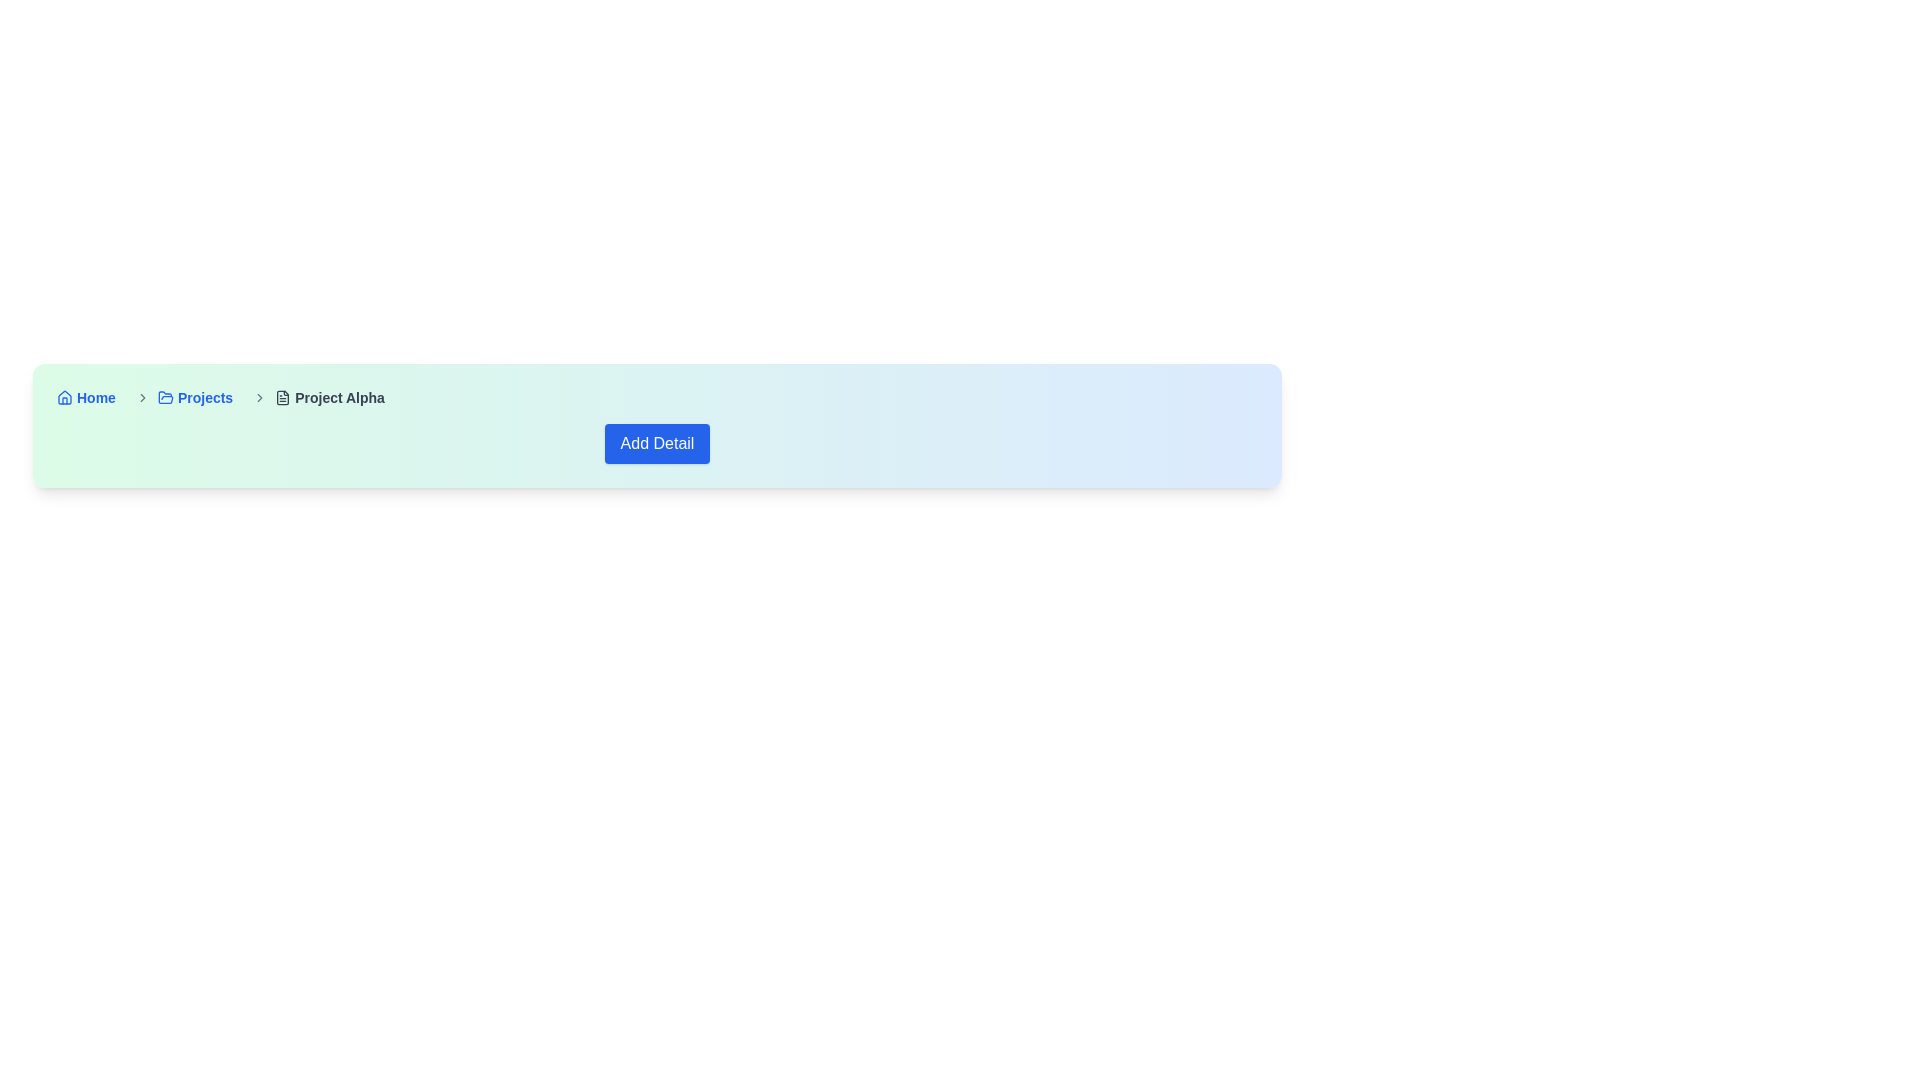  I want to click on the 'Home' text label in the breadcrumb navigation, which is styled in bold blue font and appears next to a house icon, so click(95, 397).